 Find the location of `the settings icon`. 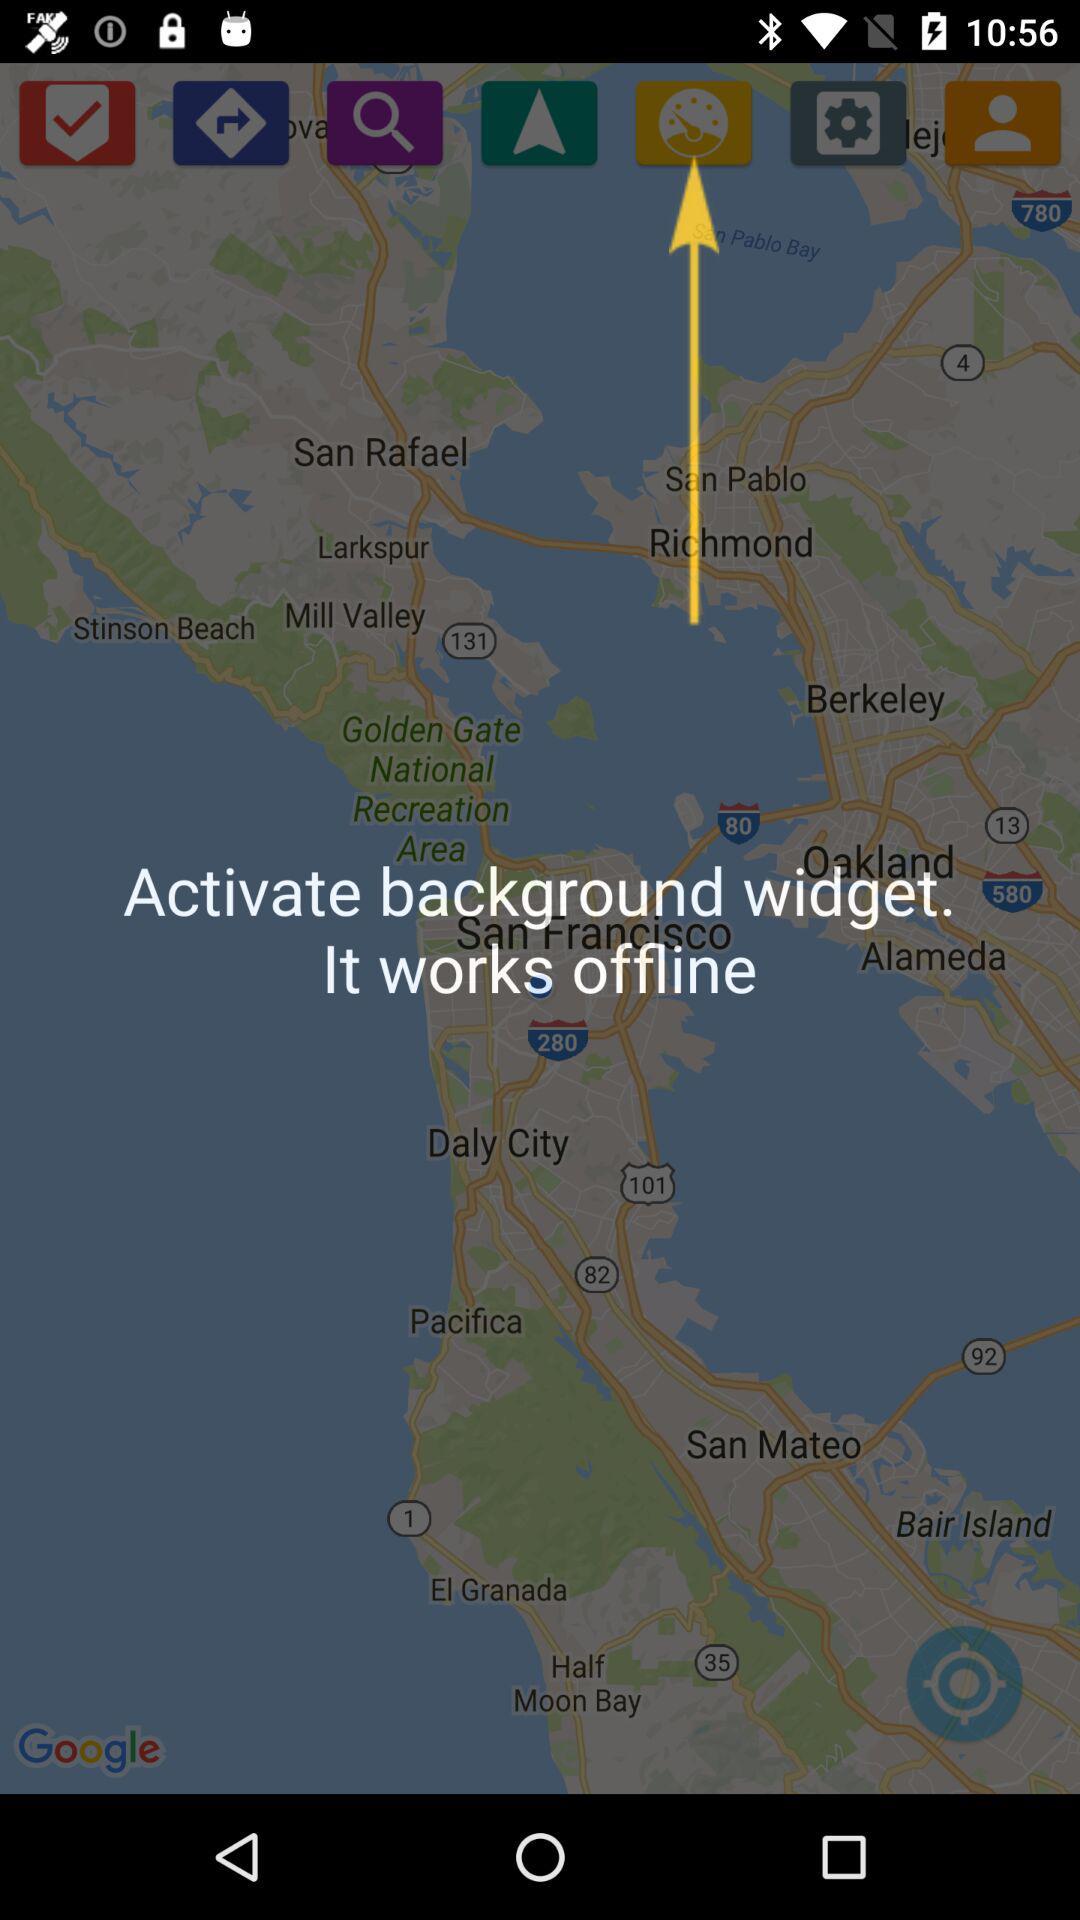

the settings icon is located at coordinates (692, 121).